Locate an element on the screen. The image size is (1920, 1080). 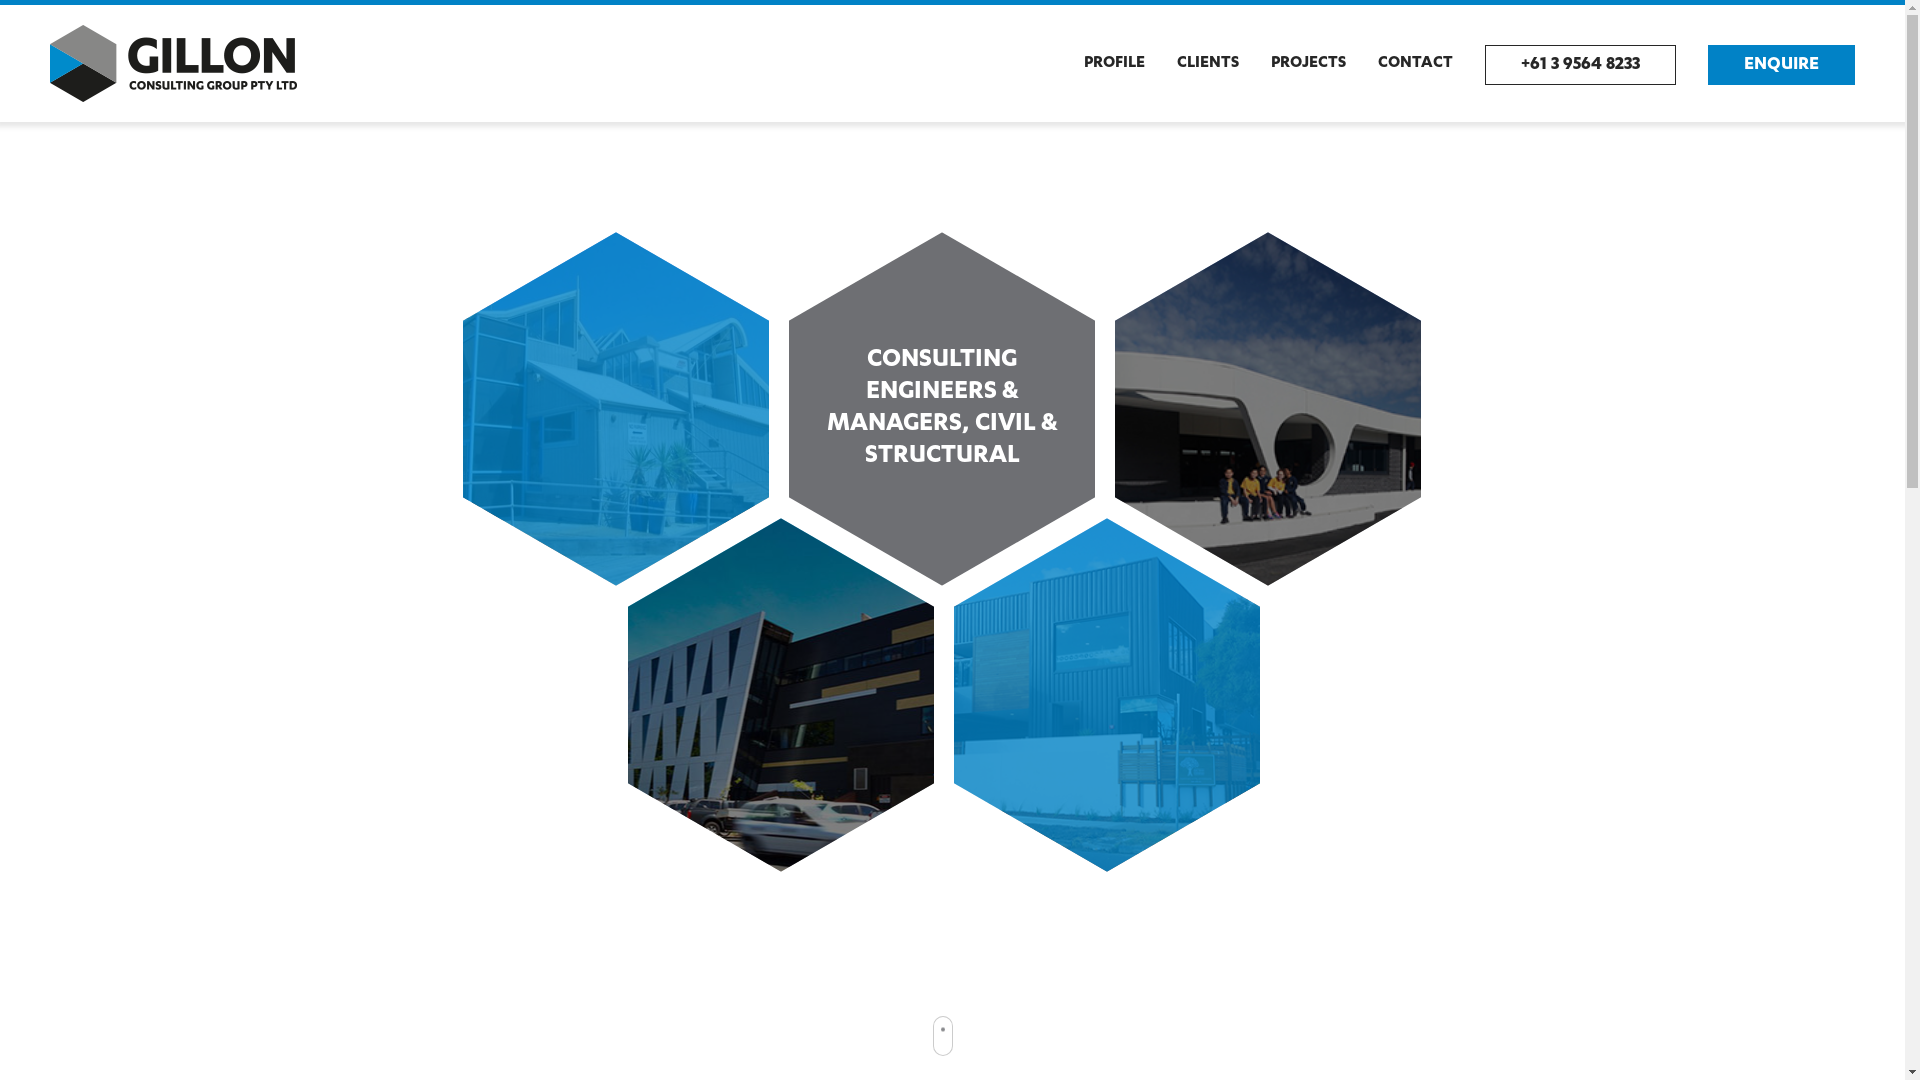
'Gillon Consulting Group' is located at coordinates (173, 62).